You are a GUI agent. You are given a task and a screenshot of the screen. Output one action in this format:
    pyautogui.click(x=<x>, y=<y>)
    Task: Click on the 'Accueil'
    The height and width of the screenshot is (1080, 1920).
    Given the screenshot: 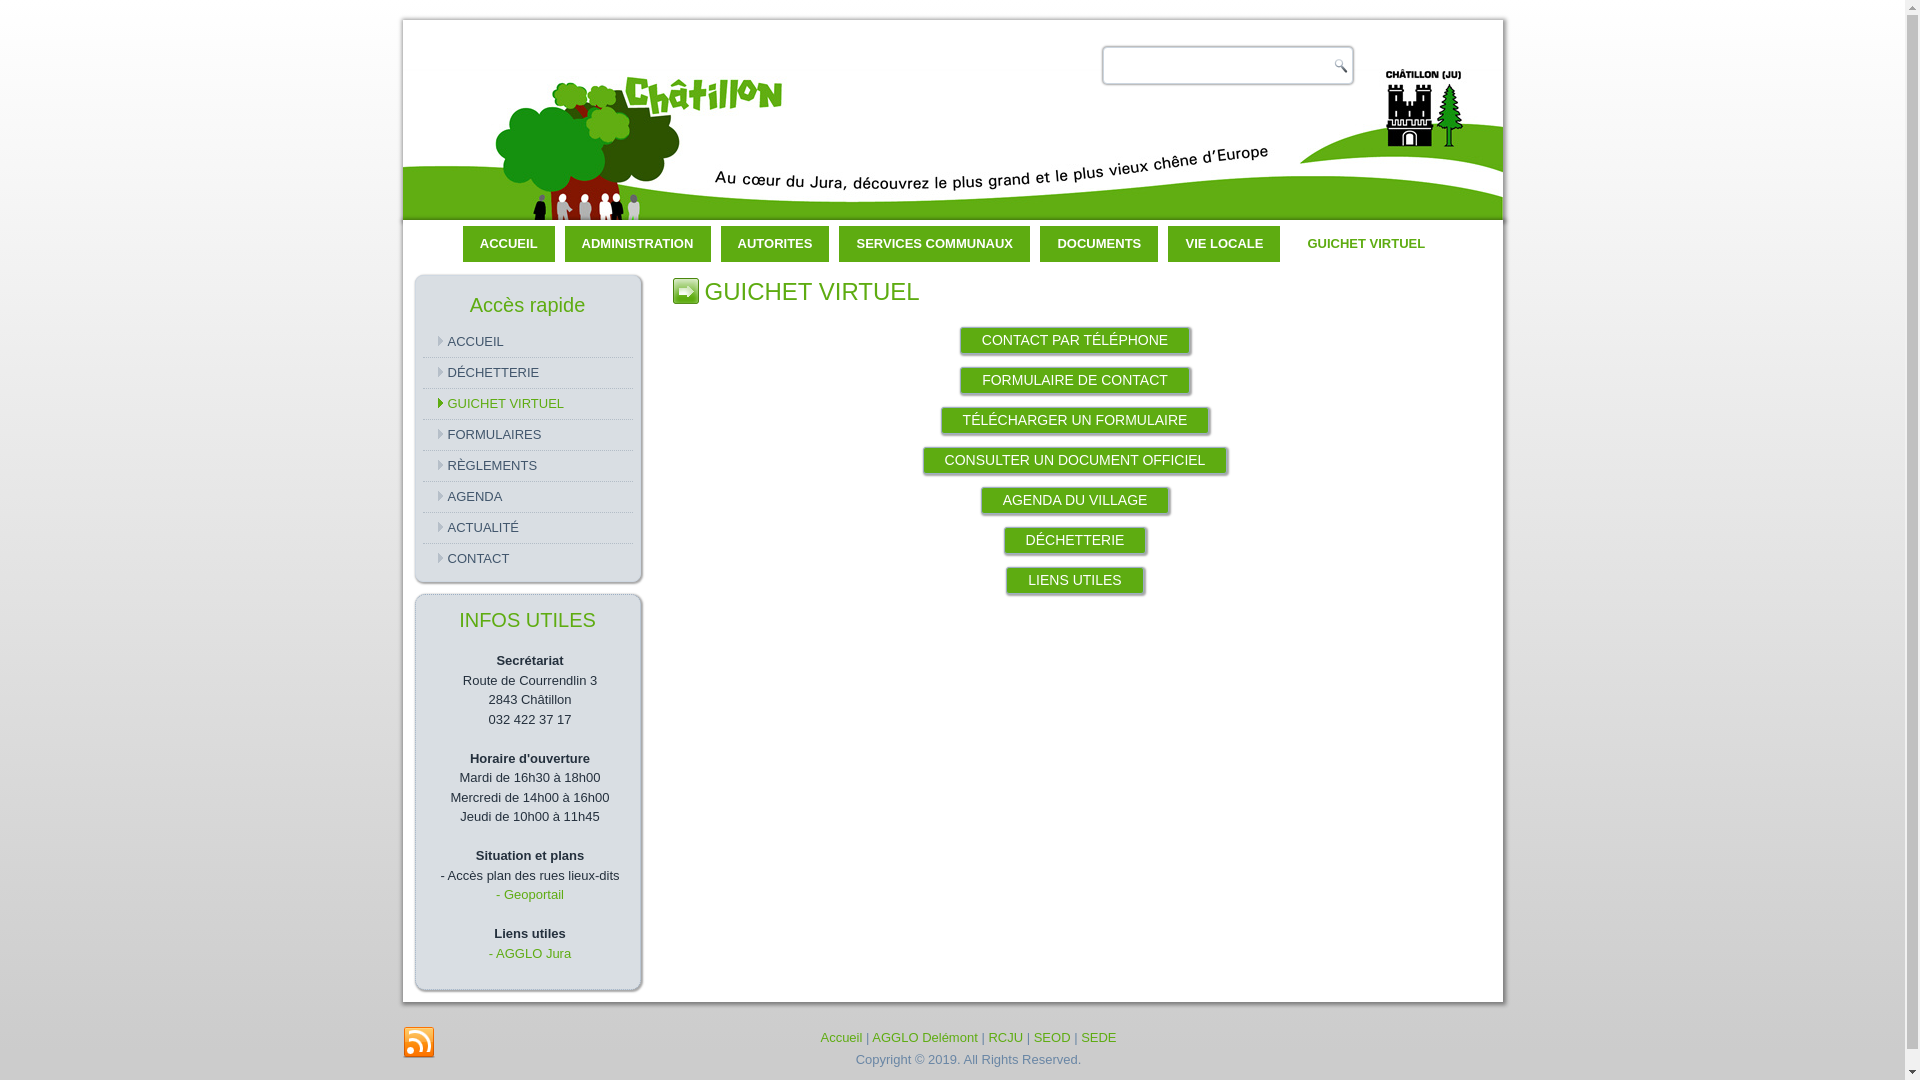 What is the action you would take?
    pyautogui.click(x=840, y=1036)
    